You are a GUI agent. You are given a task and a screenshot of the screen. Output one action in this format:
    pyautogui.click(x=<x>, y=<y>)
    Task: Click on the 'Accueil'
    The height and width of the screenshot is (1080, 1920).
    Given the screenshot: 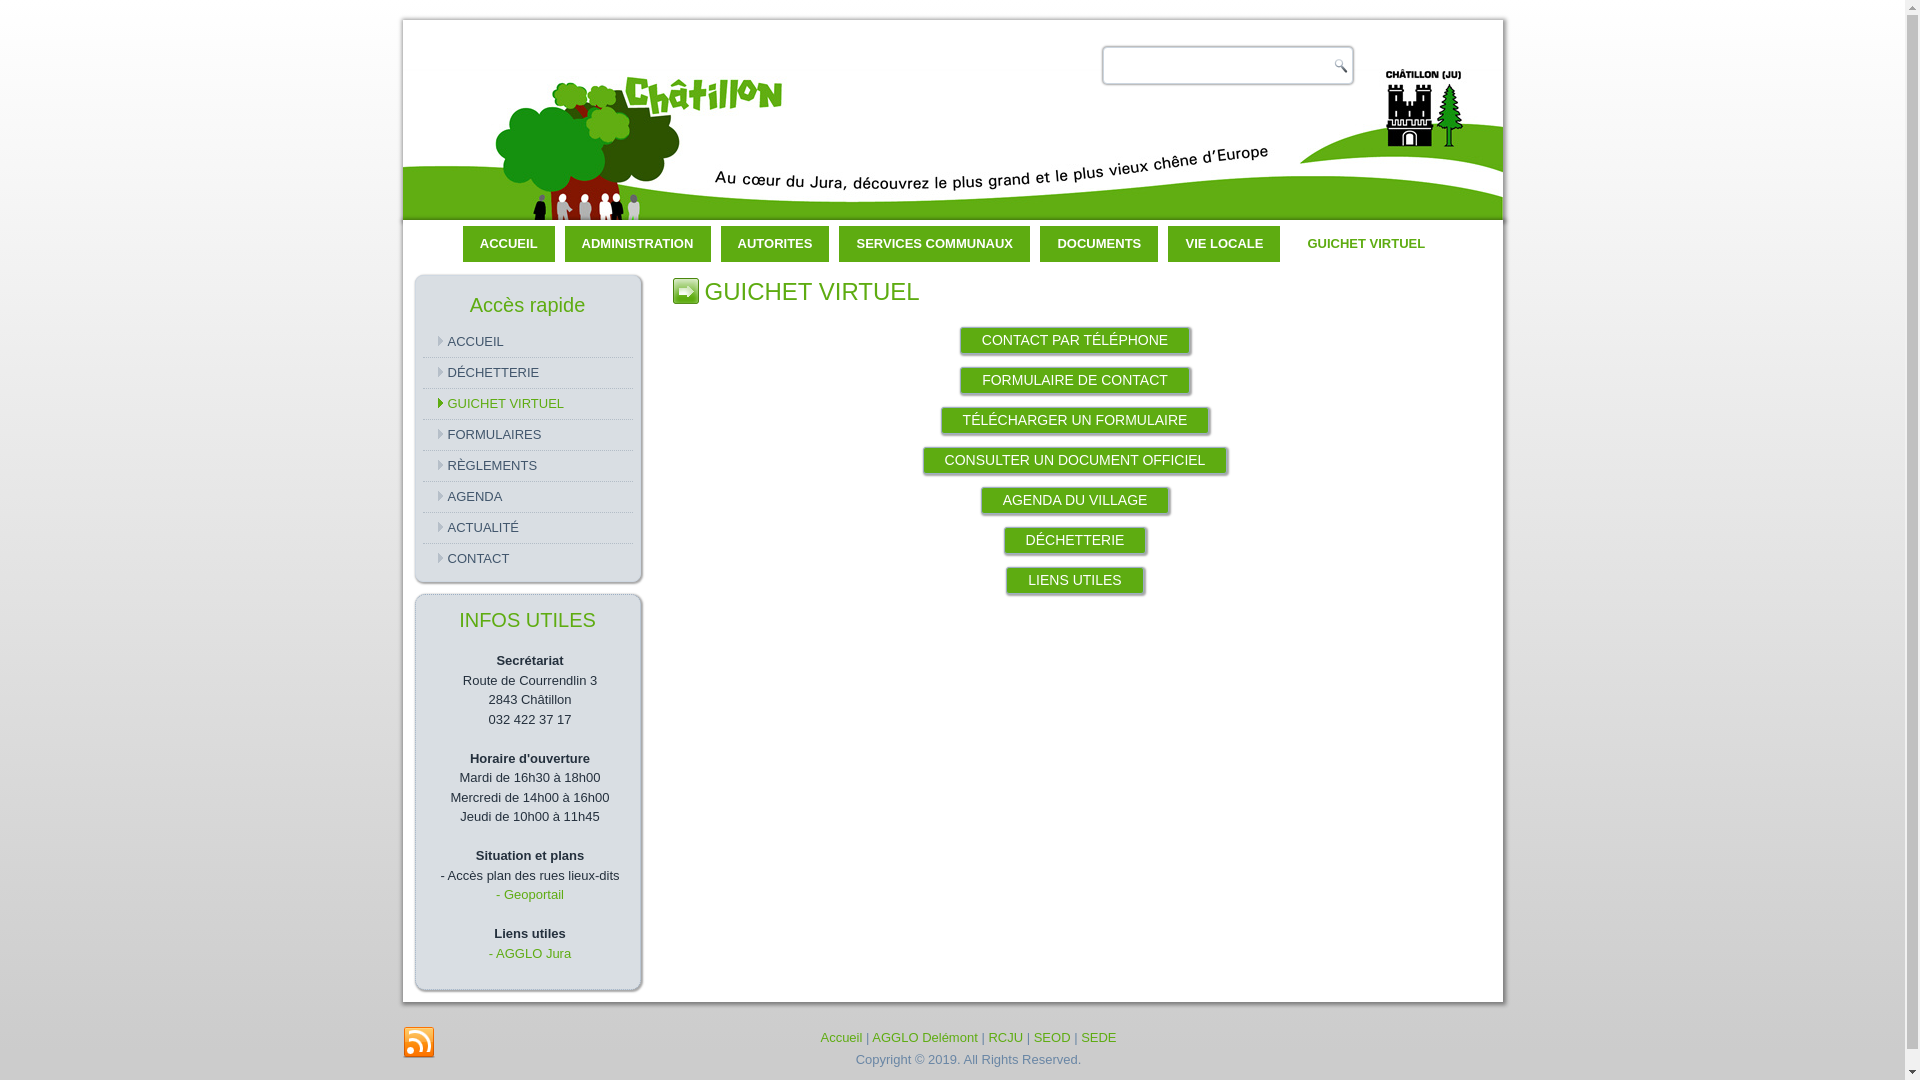 What is the action you would take?
    pyautogui.click(x=840, y=1036)
    